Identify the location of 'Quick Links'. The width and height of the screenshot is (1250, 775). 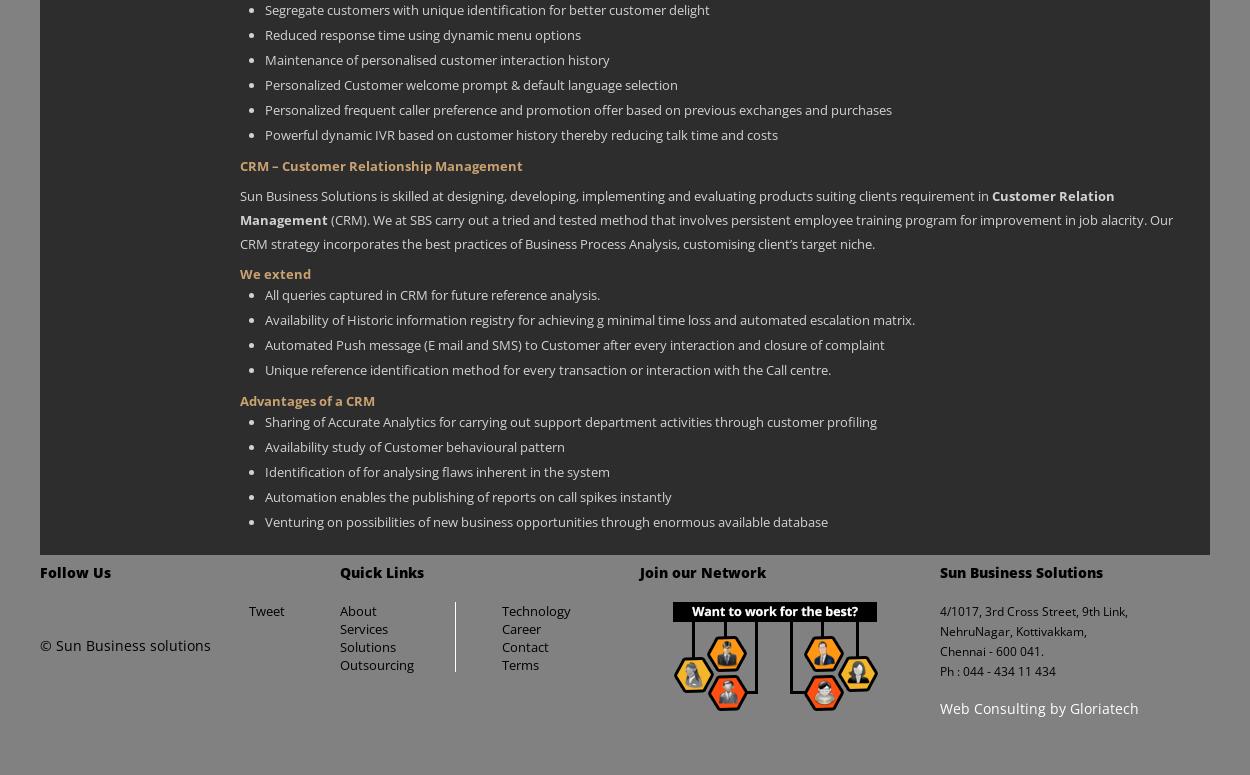
(382, 570).